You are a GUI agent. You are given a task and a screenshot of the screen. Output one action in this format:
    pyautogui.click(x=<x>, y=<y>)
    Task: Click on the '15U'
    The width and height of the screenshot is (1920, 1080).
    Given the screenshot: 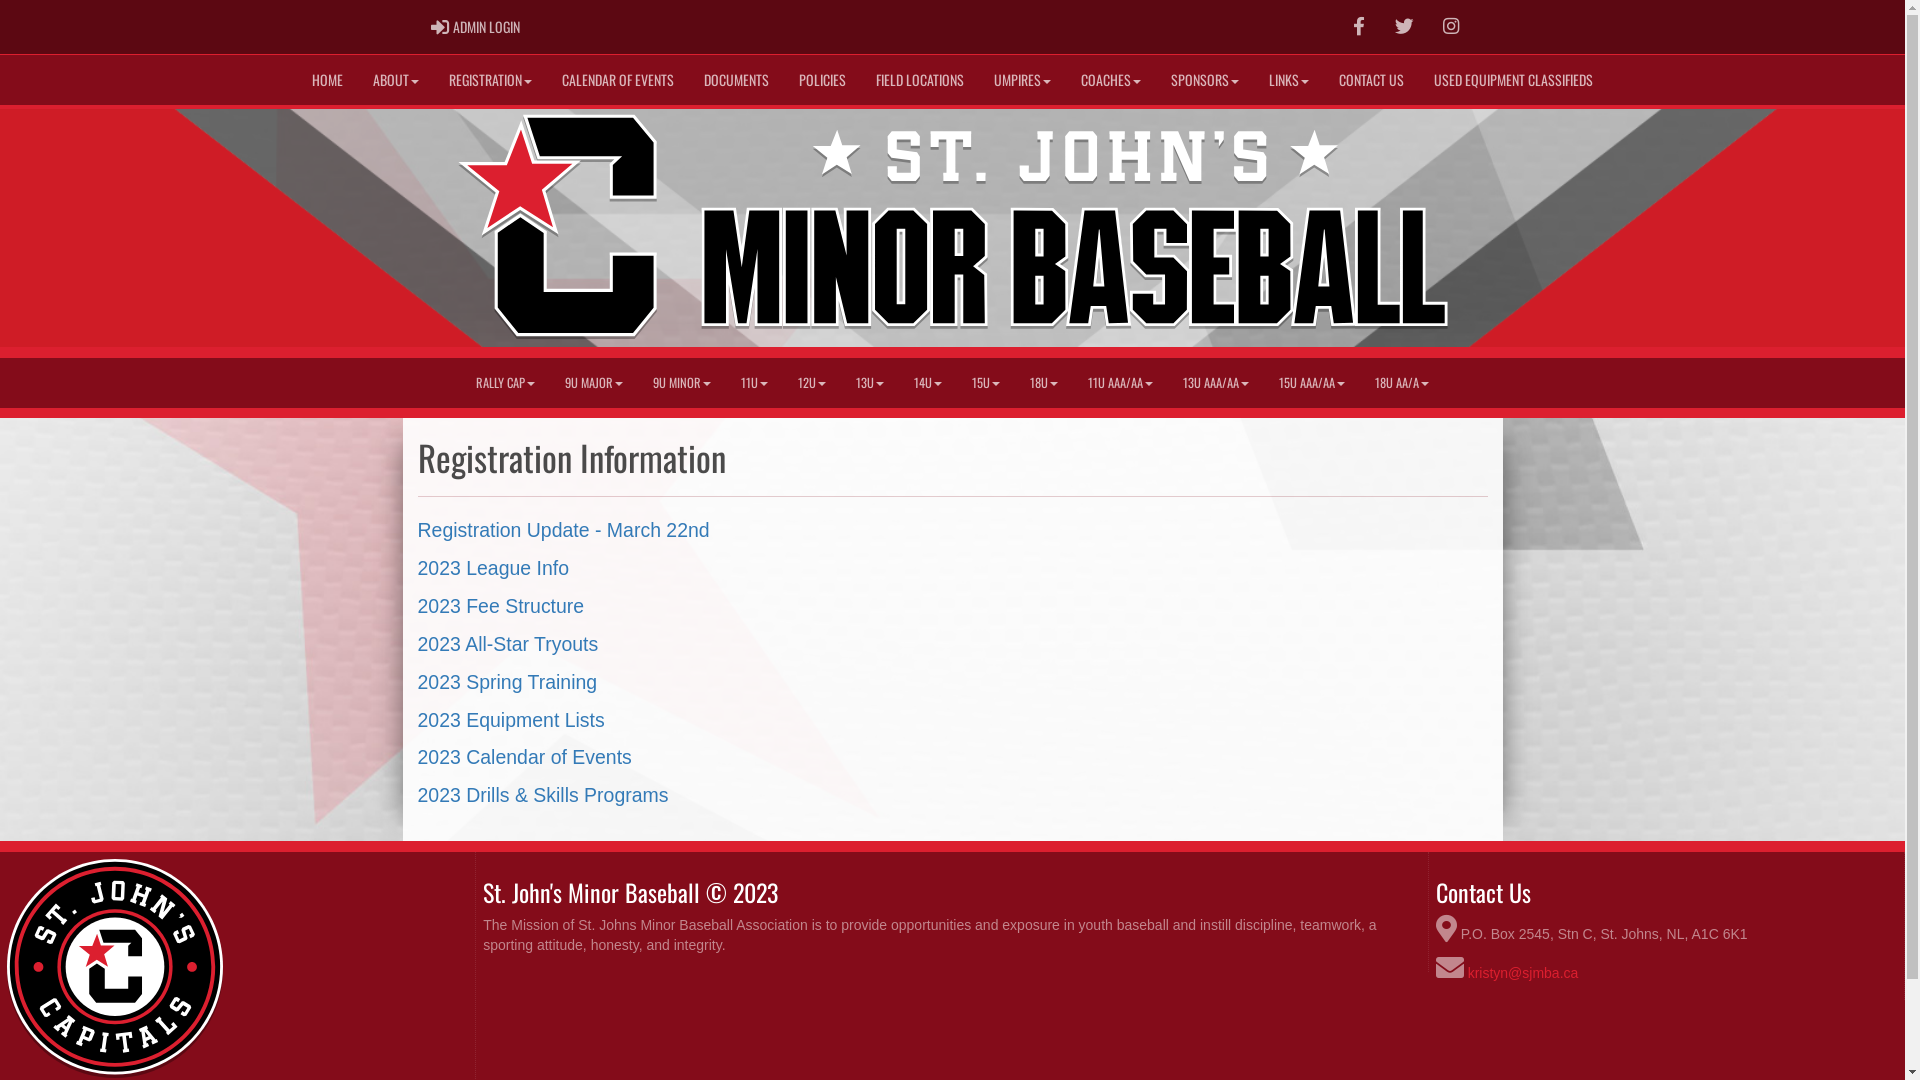 What is the action you would take?
    pyautogui.click(x=955, y=382)
    